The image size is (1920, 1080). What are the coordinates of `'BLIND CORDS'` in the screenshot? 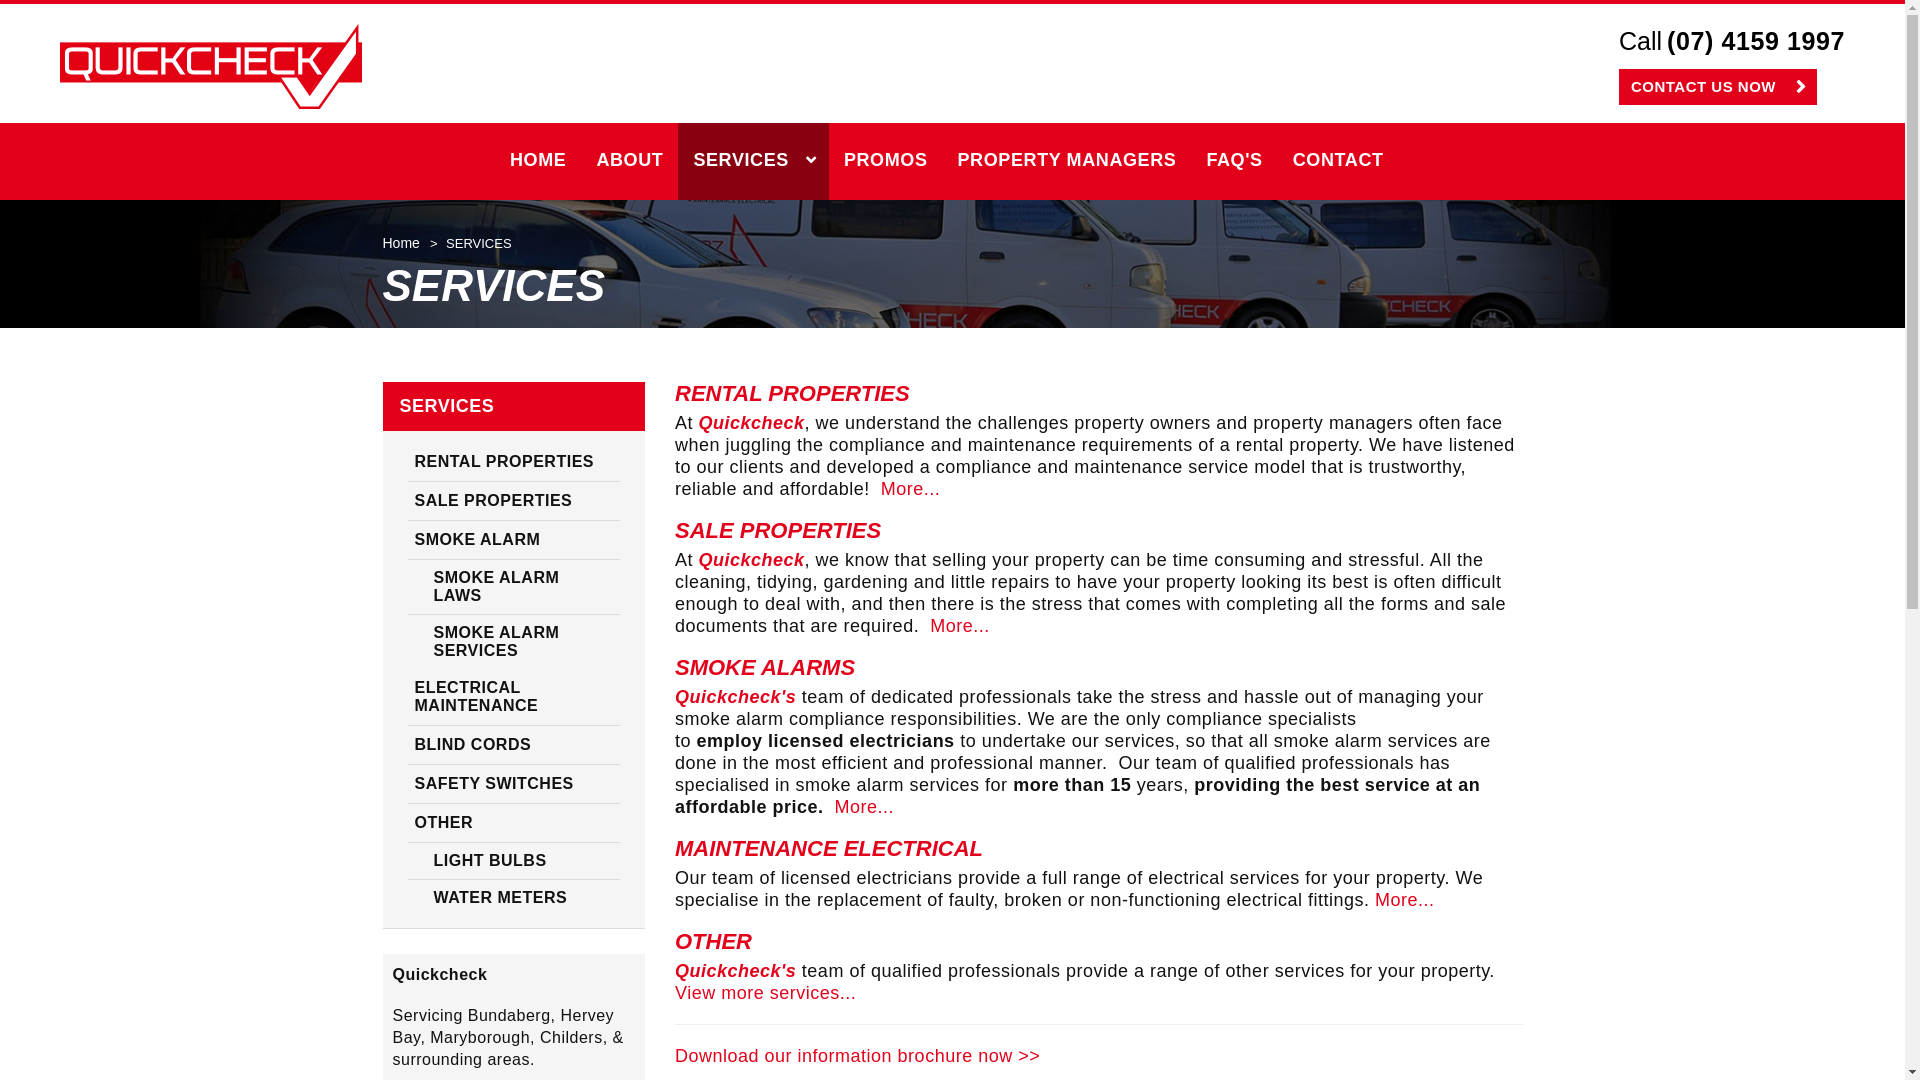 It's located at (514, 745).